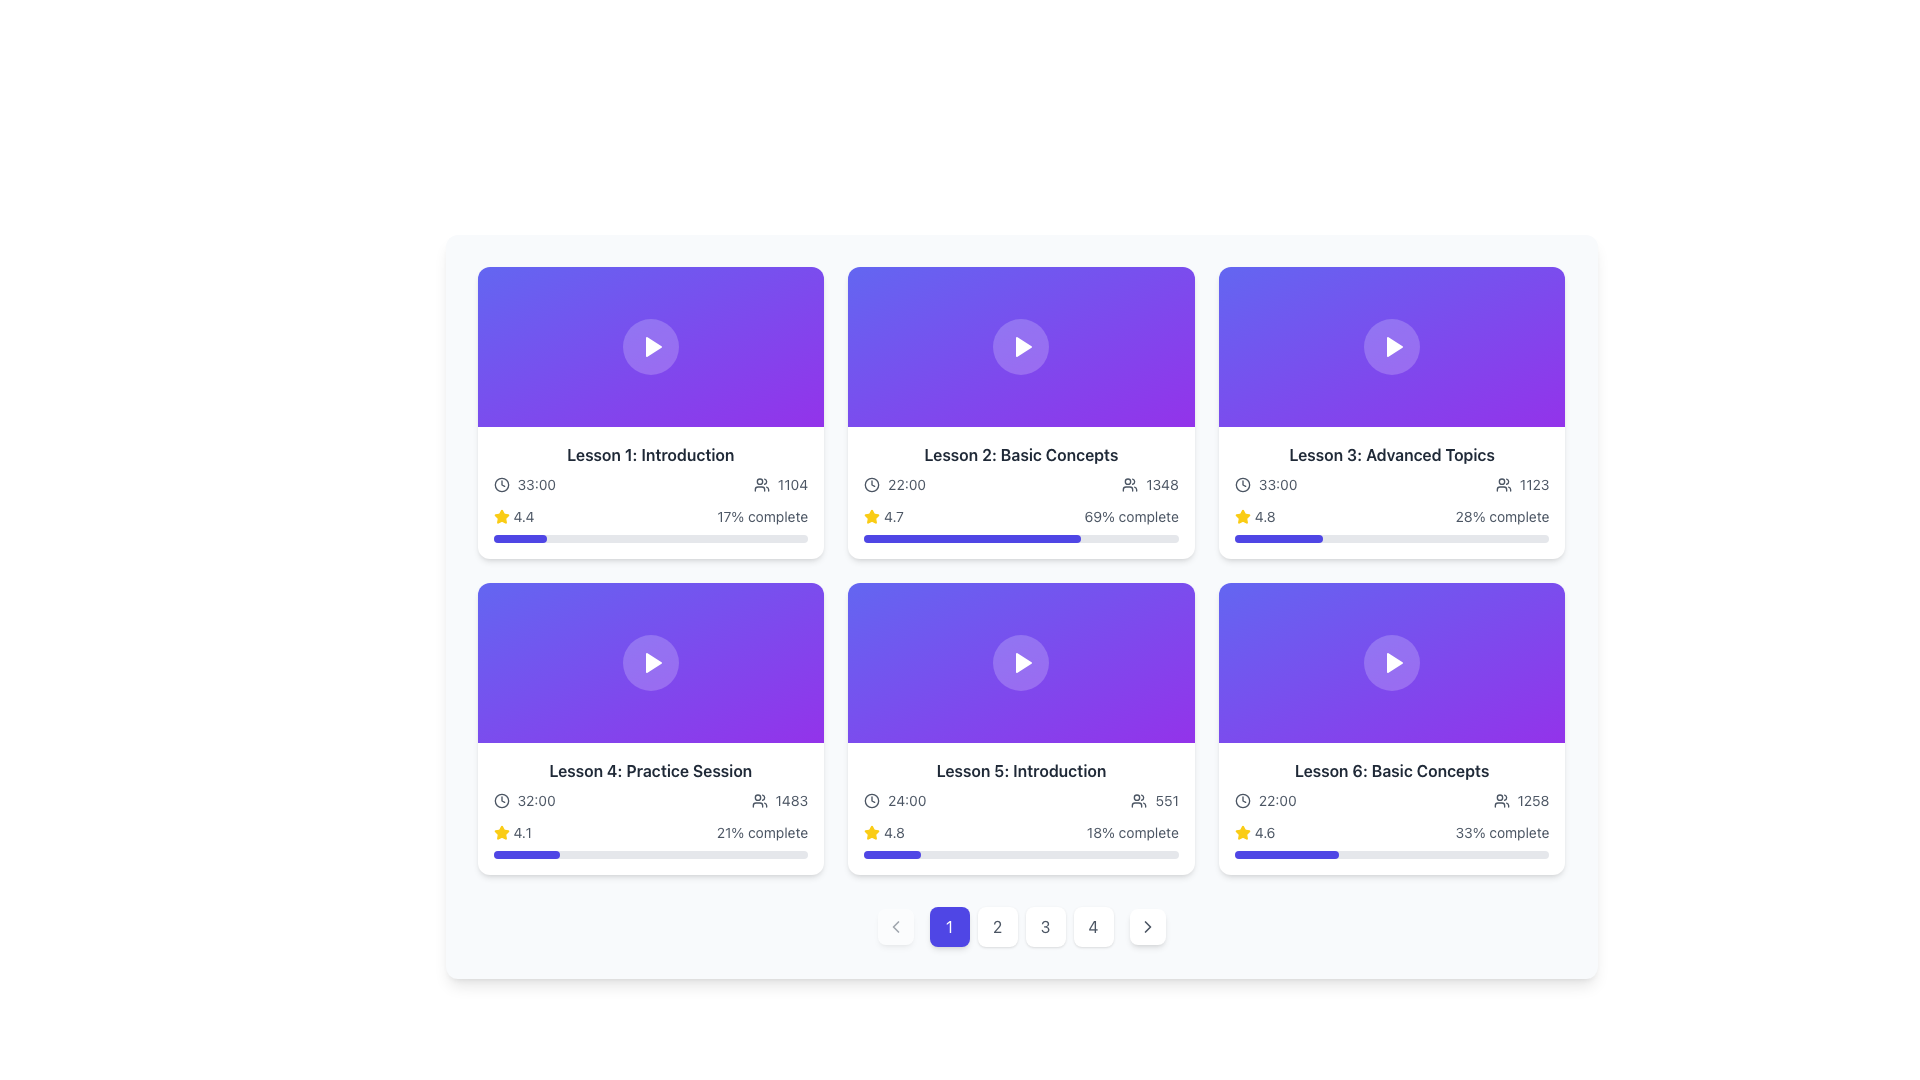 The width and height of the screenshot is (1920, 1080). What do you see at coordinates (1277, 485) in the screenshot?
I see `the text label displaying '33:00', which is styled in a sans-serif font and located next to a clock icon in the third card of the top row` at bounding box center [1277, 485].